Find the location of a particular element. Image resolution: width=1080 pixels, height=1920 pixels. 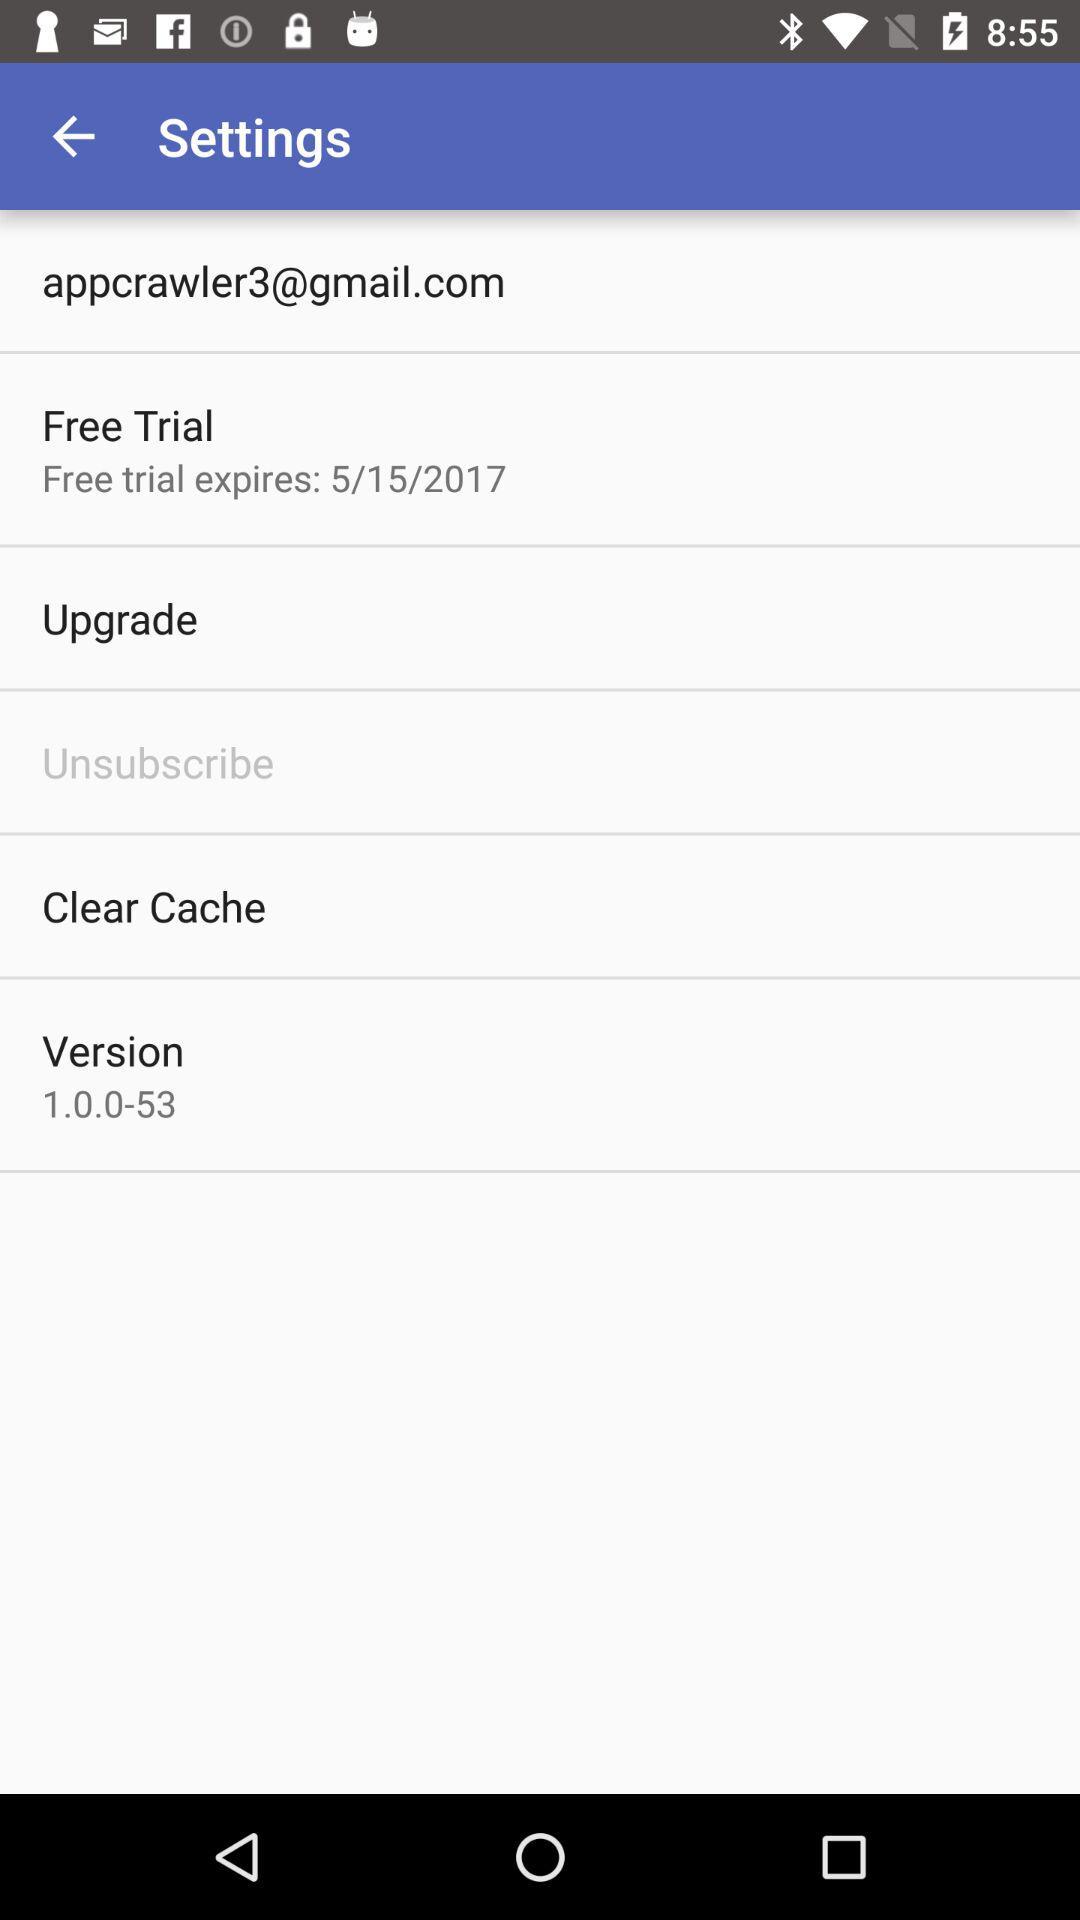

the upgrade is located at coordinates (119, 617).